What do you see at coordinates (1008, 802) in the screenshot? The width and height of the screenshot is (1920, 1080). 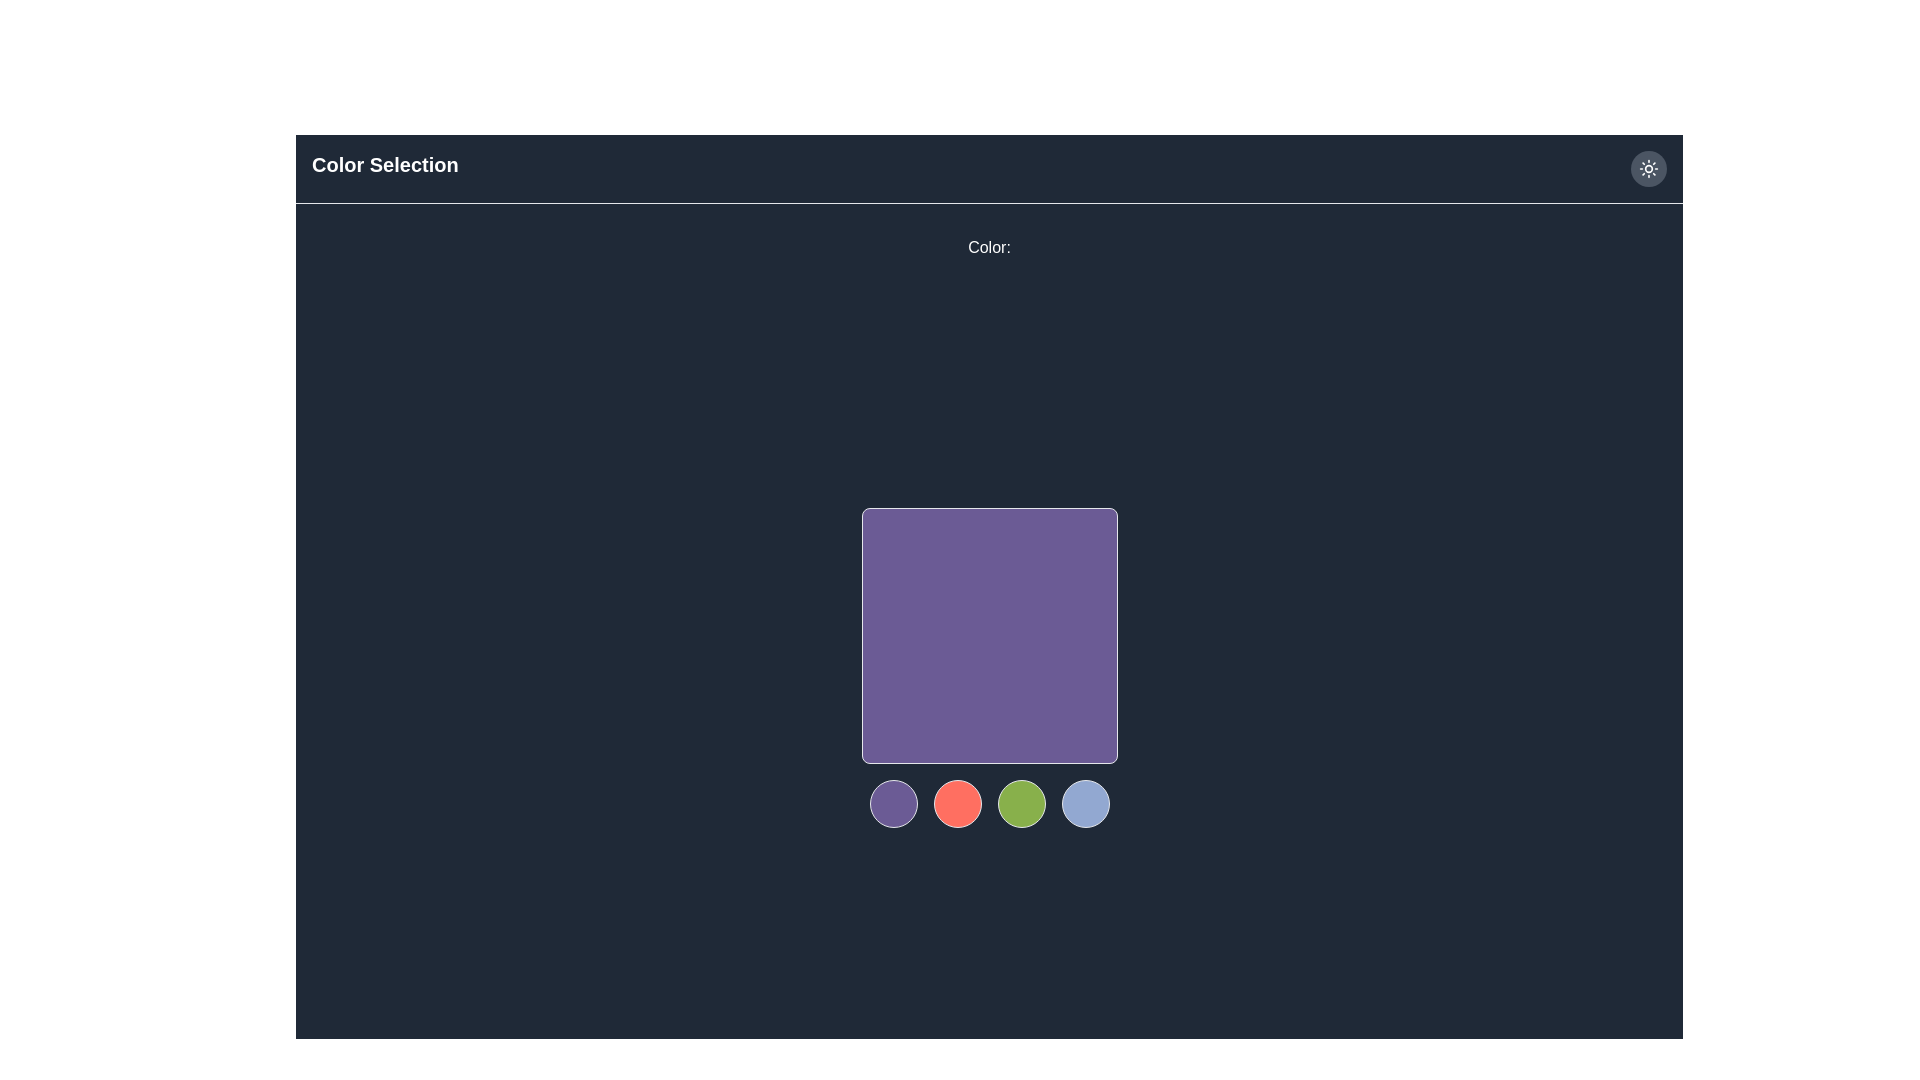 I see `the green circular button, which is the third circle from the left in a sequence of four circular buttons, located below a larger purple square` at bounding box center [1008, 802].